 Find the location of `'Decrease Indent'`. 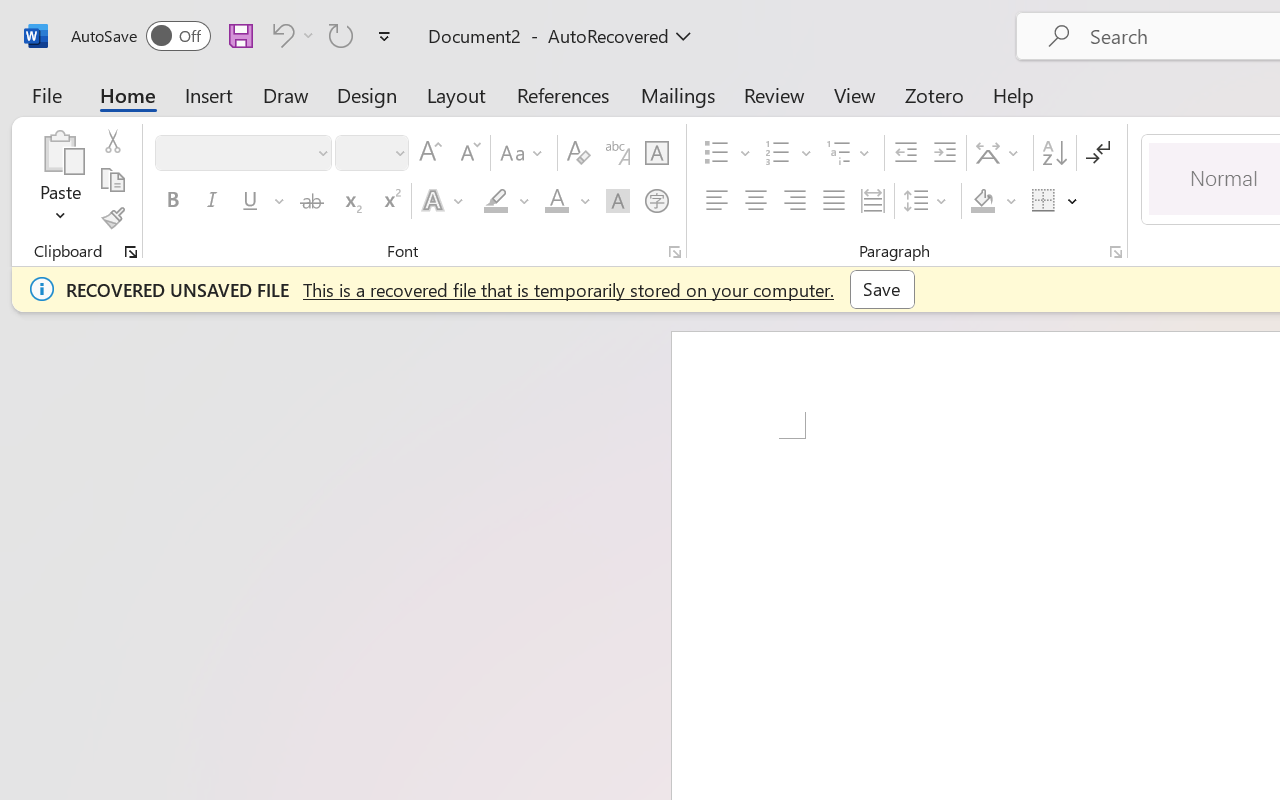

'Decrease Indent' is located at coordinates (905, 153).